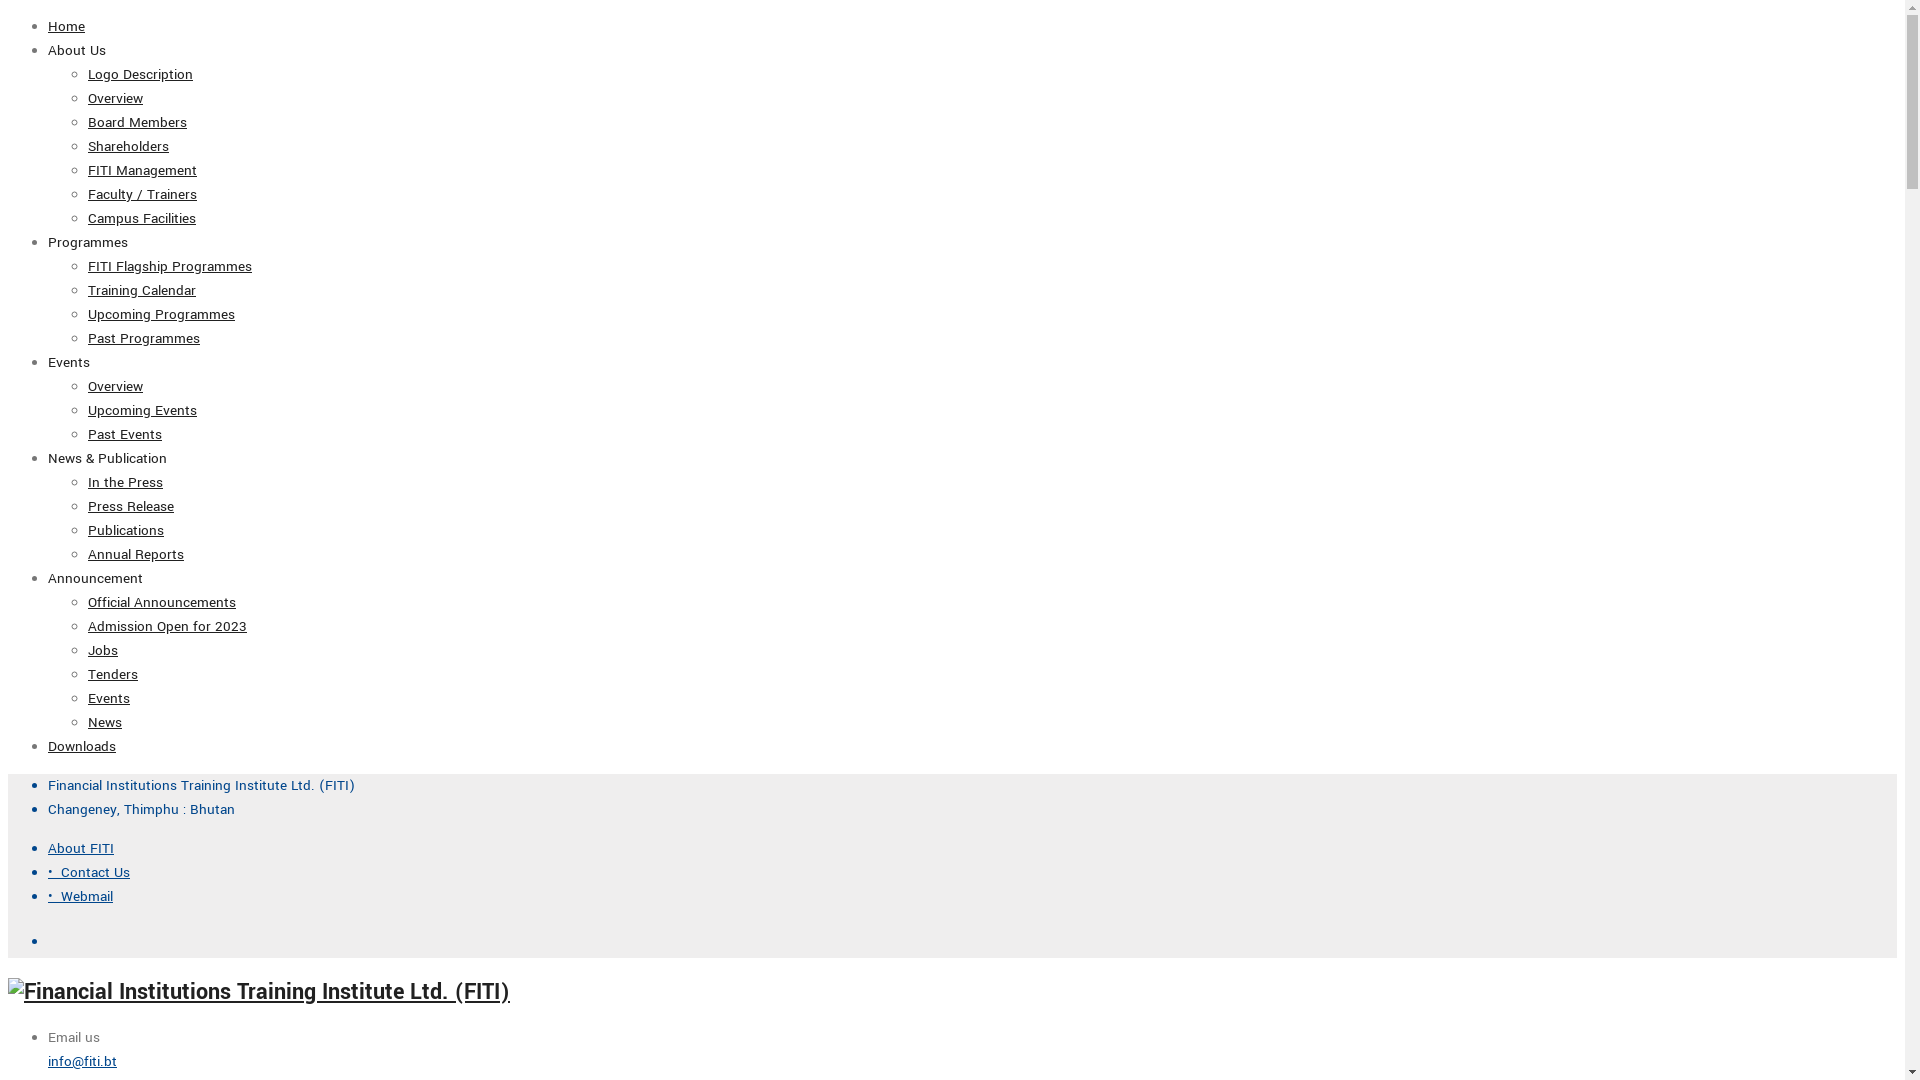 This screenshot has width=1920, height=1080. What do you see at coordinates (141, 194) in the screenshot?
I see `'Faculty / Trainers'` at bounding box center [141, 194].